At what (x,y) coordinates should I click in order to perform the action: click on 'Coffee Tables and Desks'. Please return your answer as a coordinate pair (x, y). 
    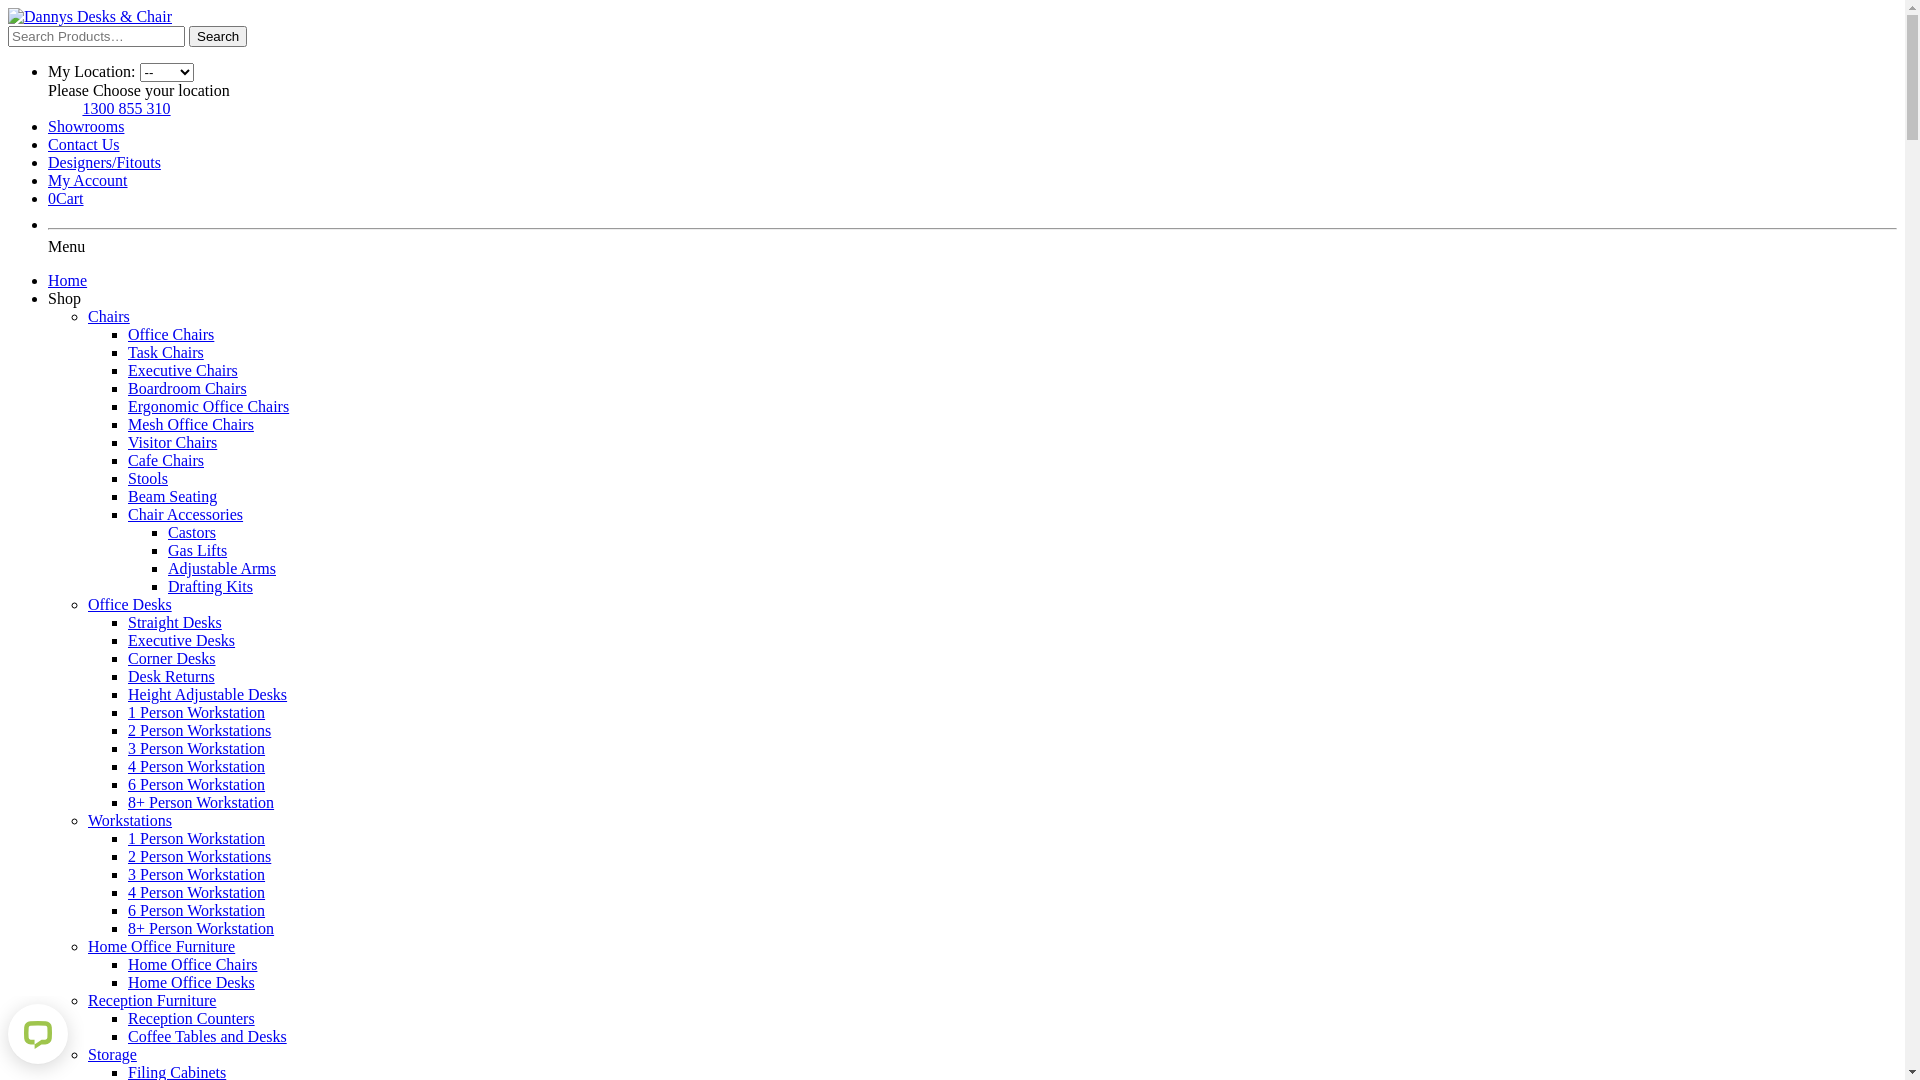
    Looking at the image, I should click on (127, 1035).